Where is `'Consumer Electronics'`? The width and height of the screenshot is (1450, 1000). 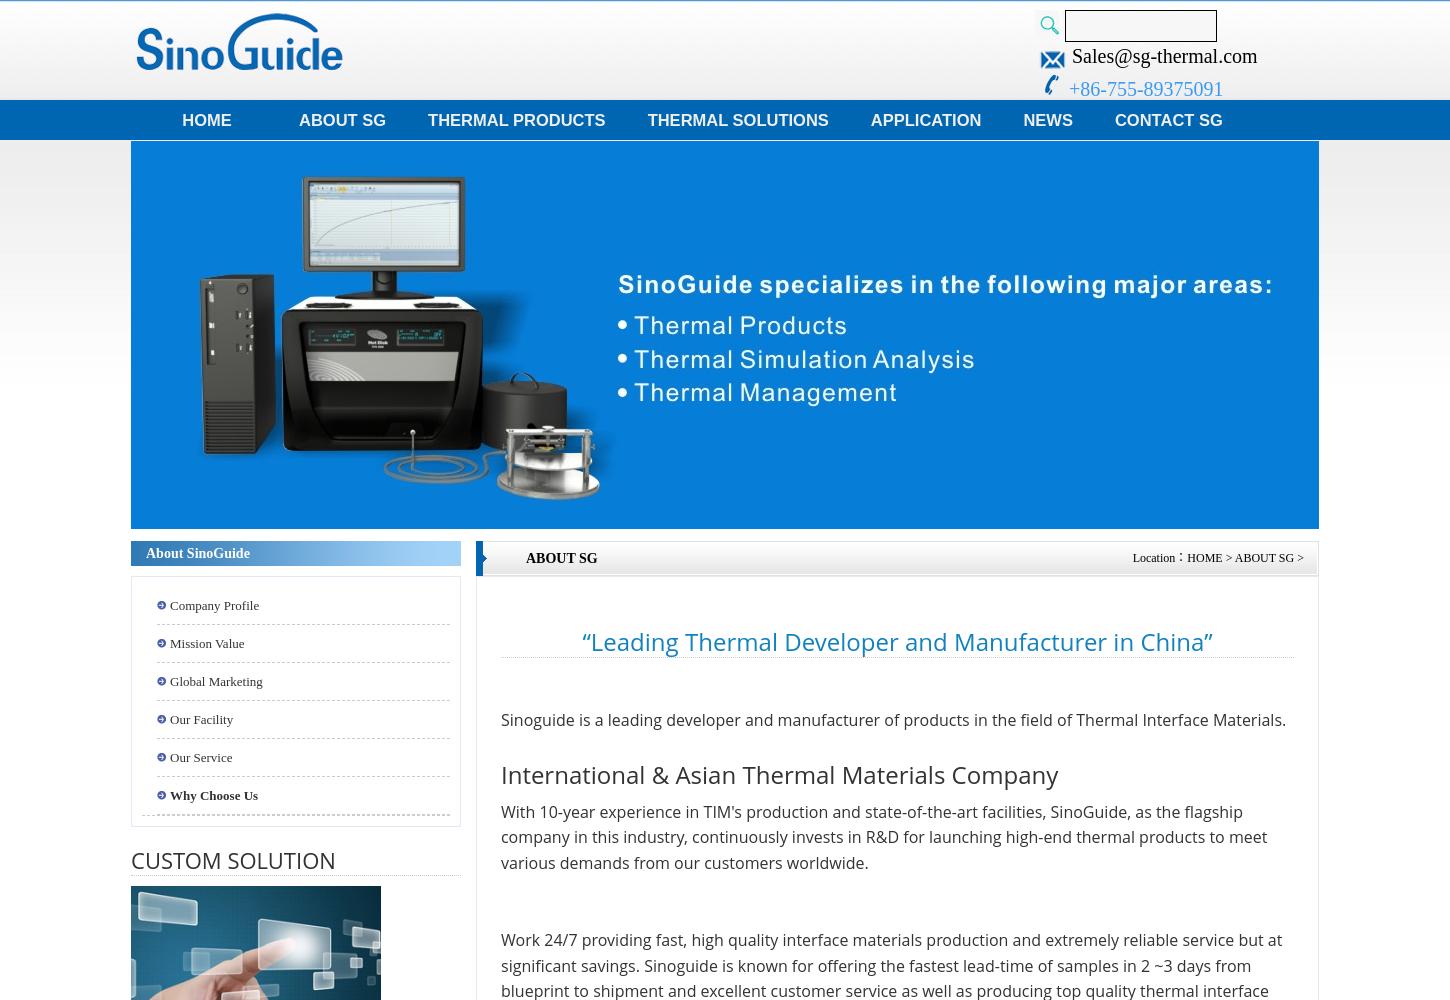 'Consumer Electronics' is located at coordinates (84, 112).